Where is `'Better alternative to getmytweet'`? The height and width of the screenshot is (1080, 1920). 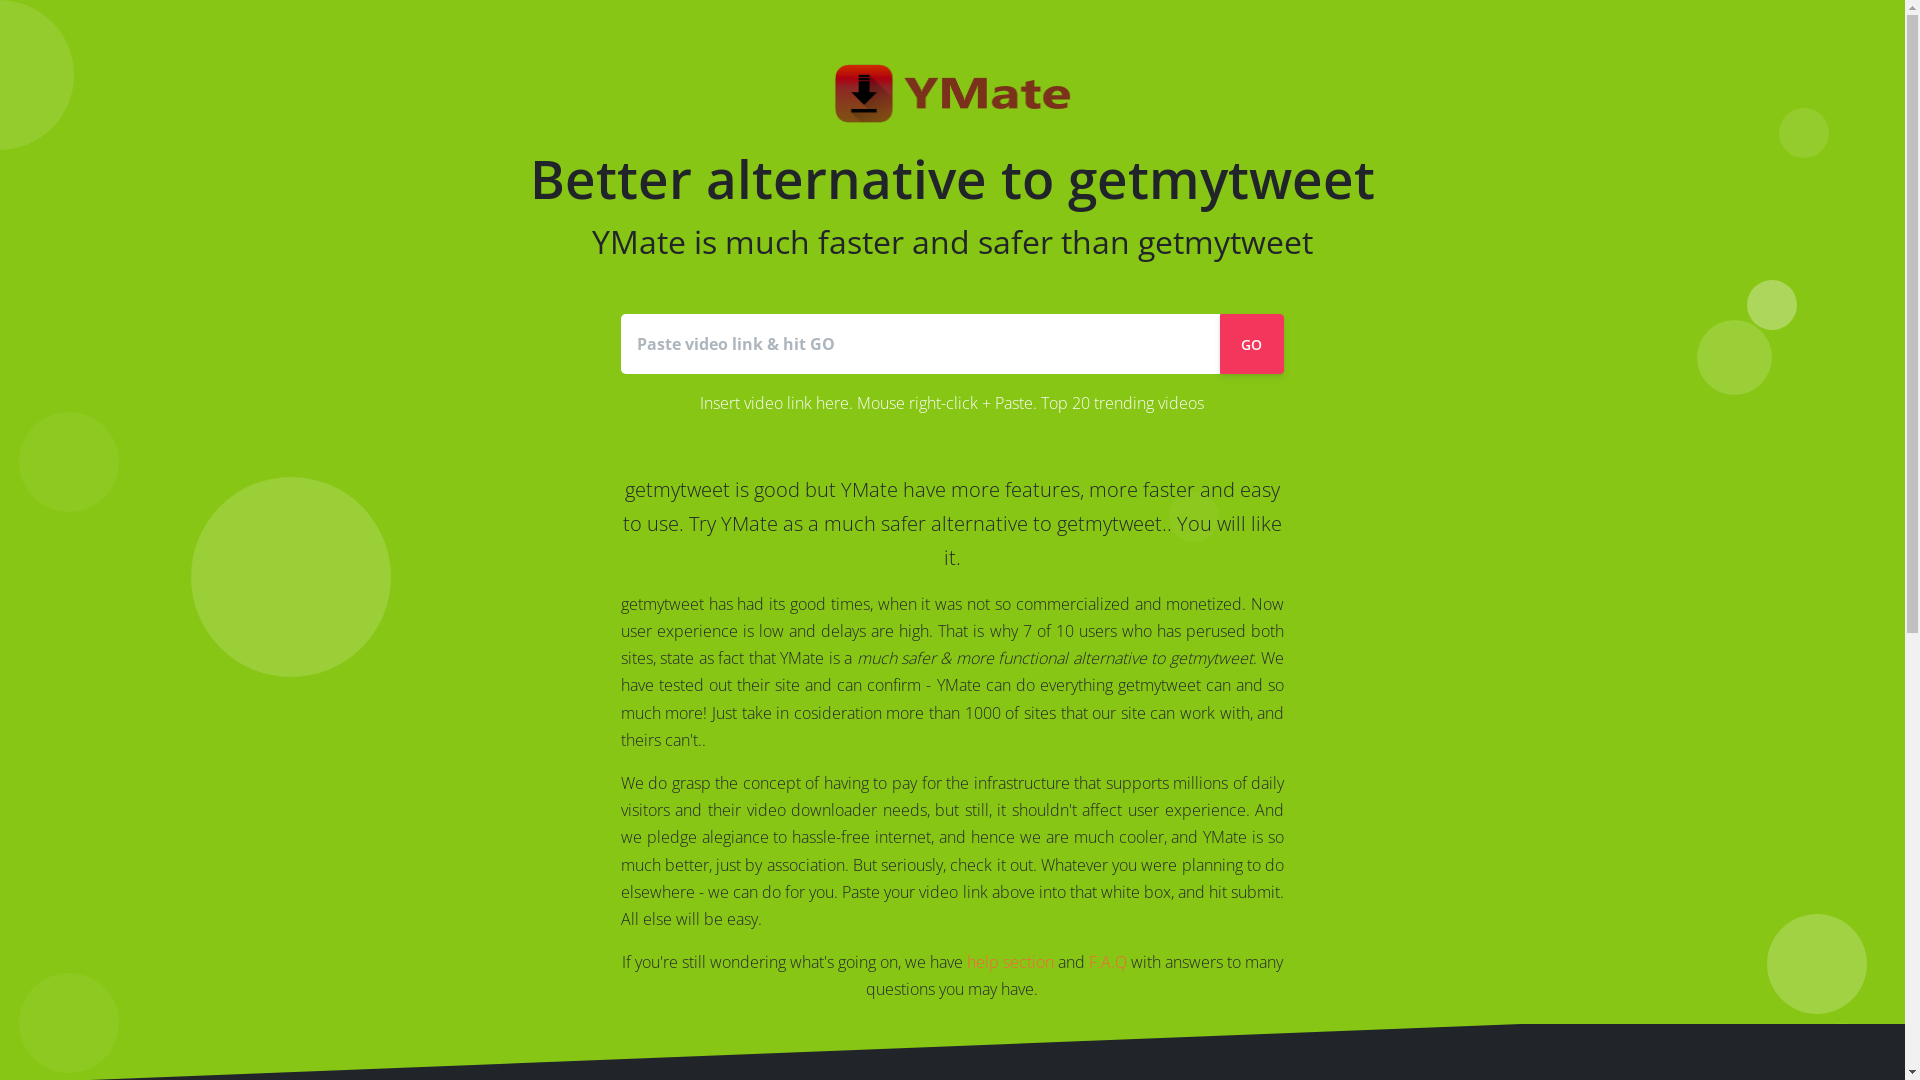 'Better alternative to getmytweet' is located at coordinates (952, 203).